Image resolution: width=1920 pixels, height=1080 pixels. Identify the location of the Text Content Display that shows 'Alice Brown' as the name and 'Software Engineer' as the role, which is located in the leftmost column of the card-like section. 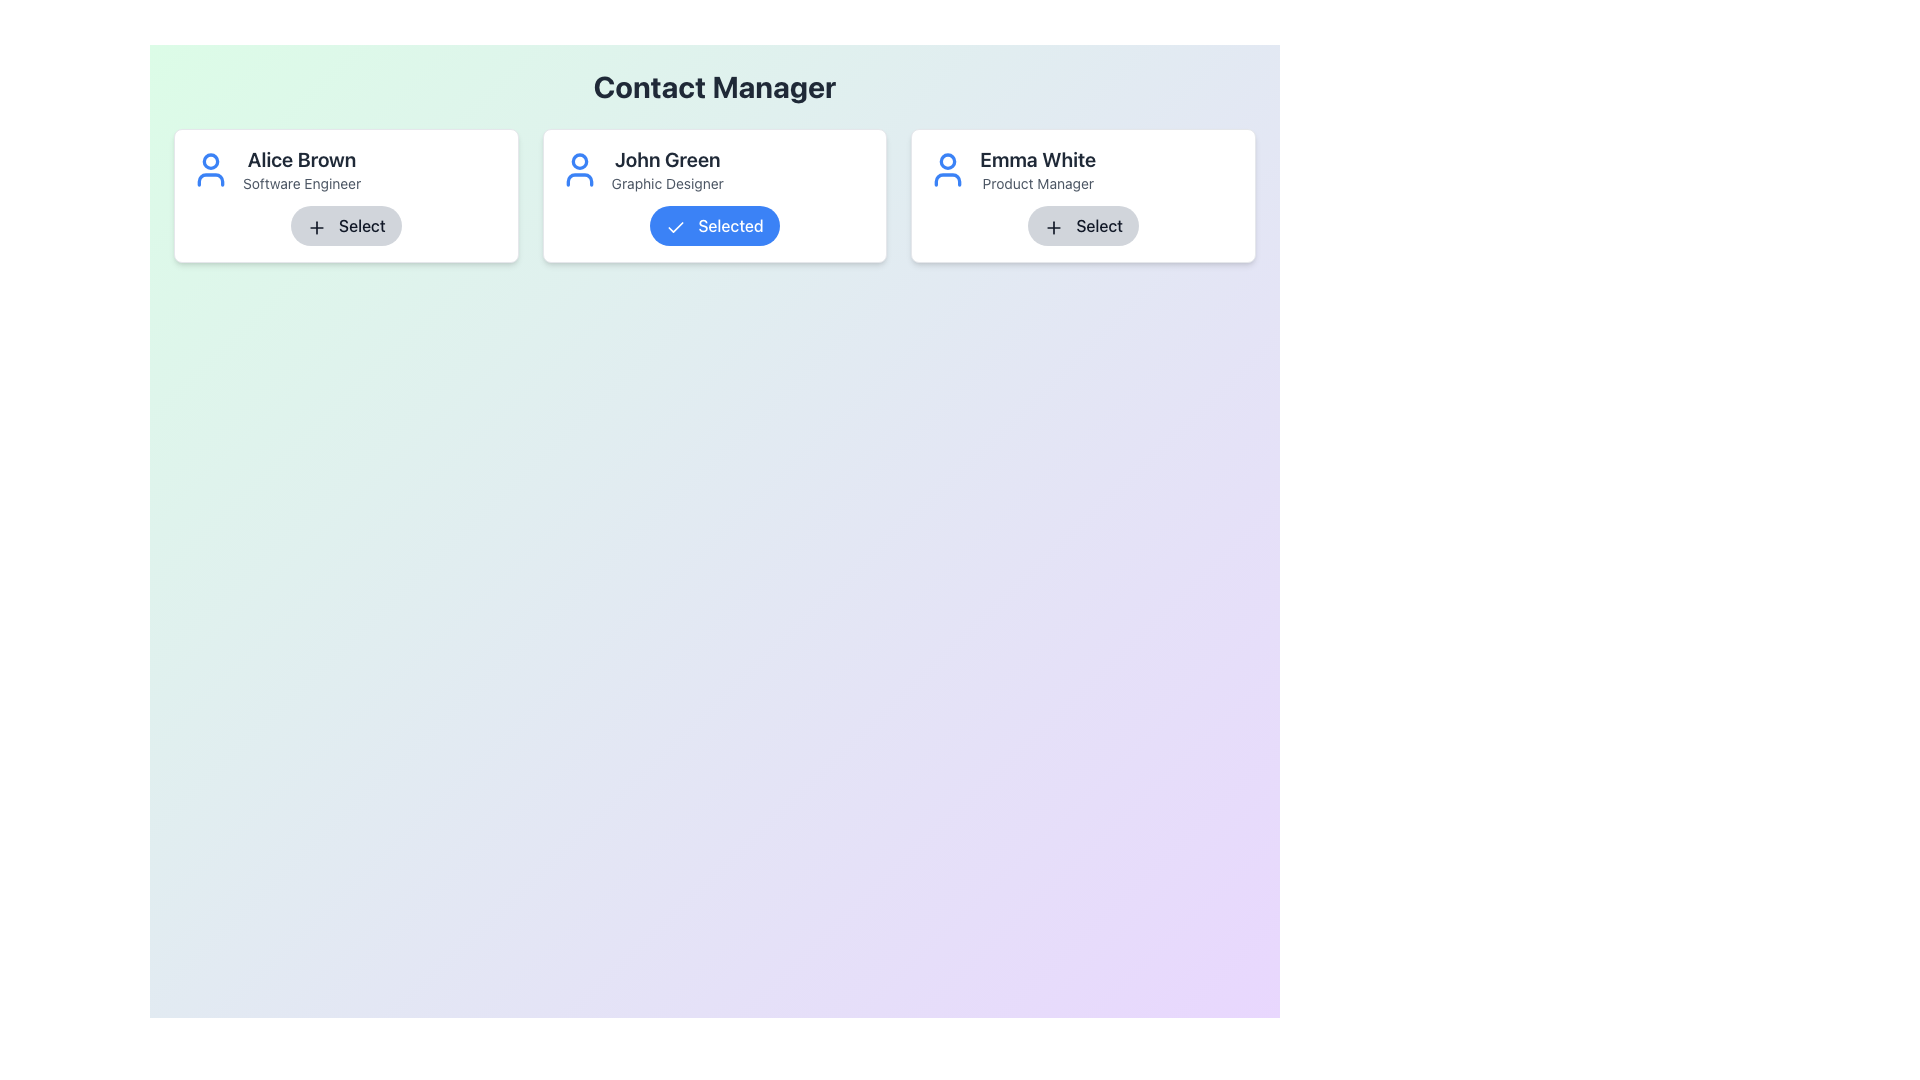
(301, 168).